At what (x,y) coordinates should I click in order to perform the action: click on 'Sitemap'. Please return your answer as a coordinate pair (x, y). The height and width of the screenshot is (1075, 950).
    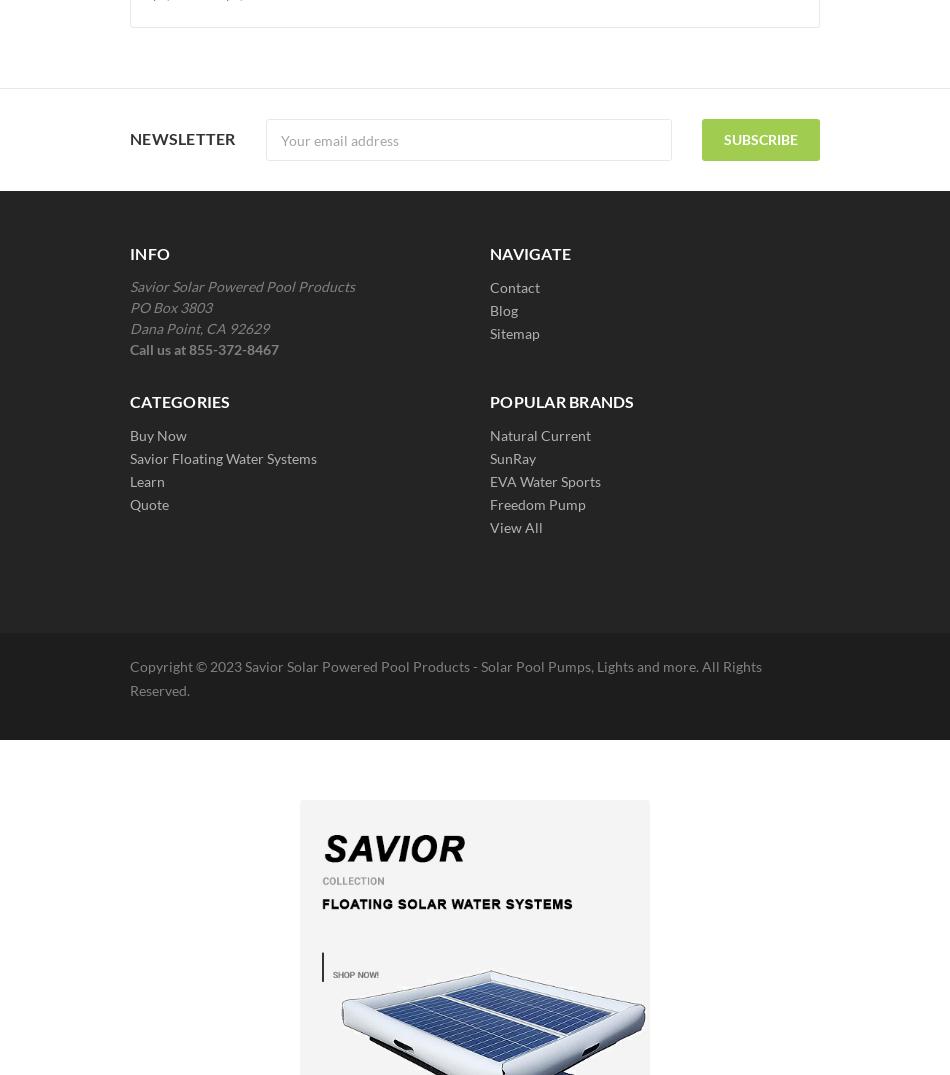
    Looking at the image, I should click on (514, 332).